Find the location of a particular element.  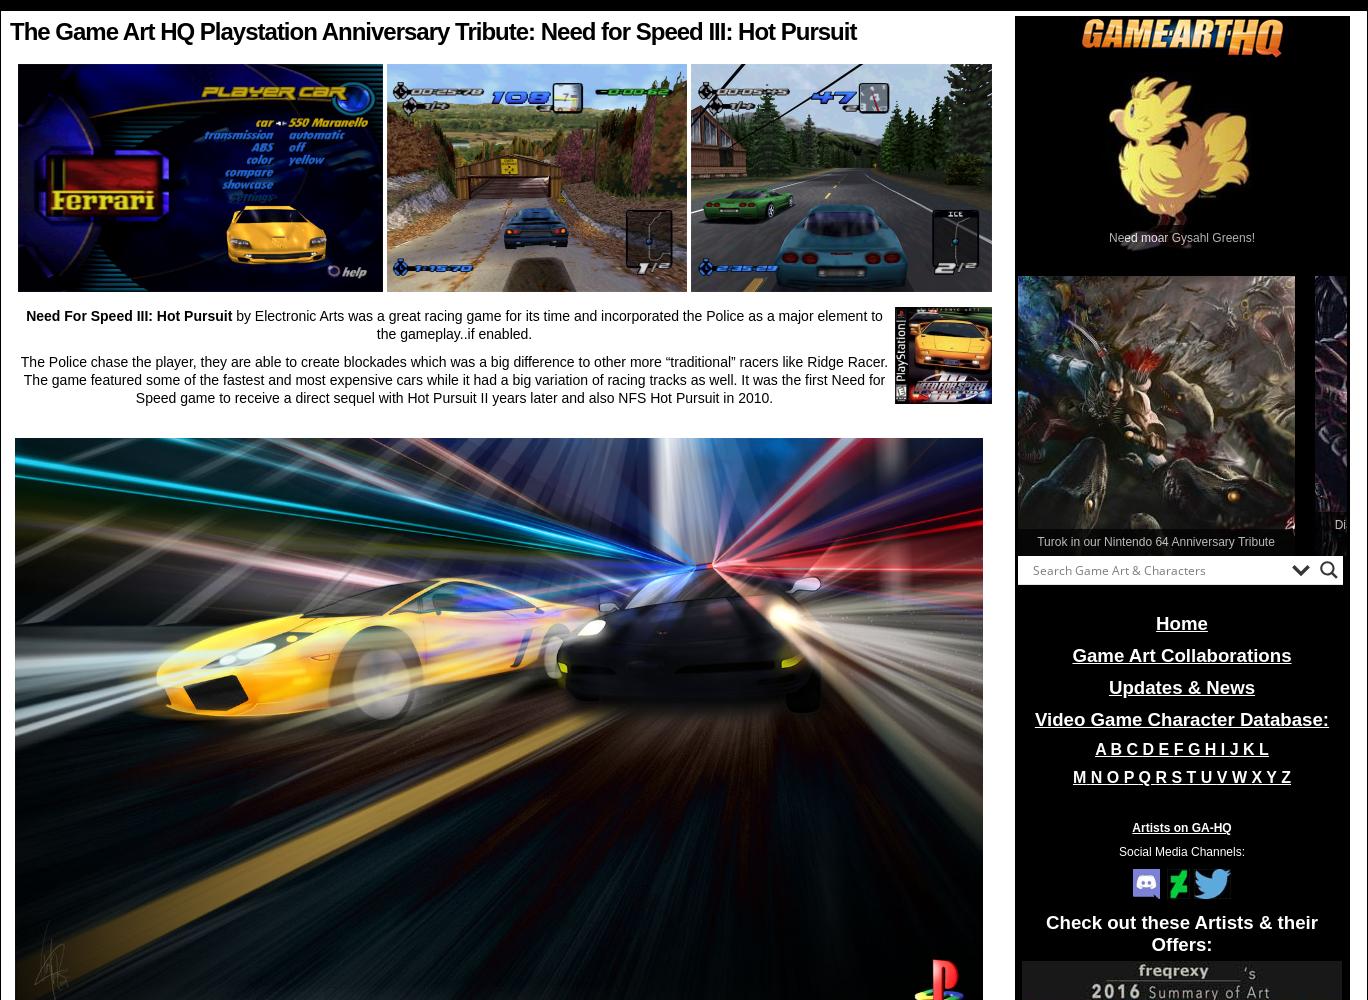

'Social Media Channels:' is located at coordinates (1181, 851).